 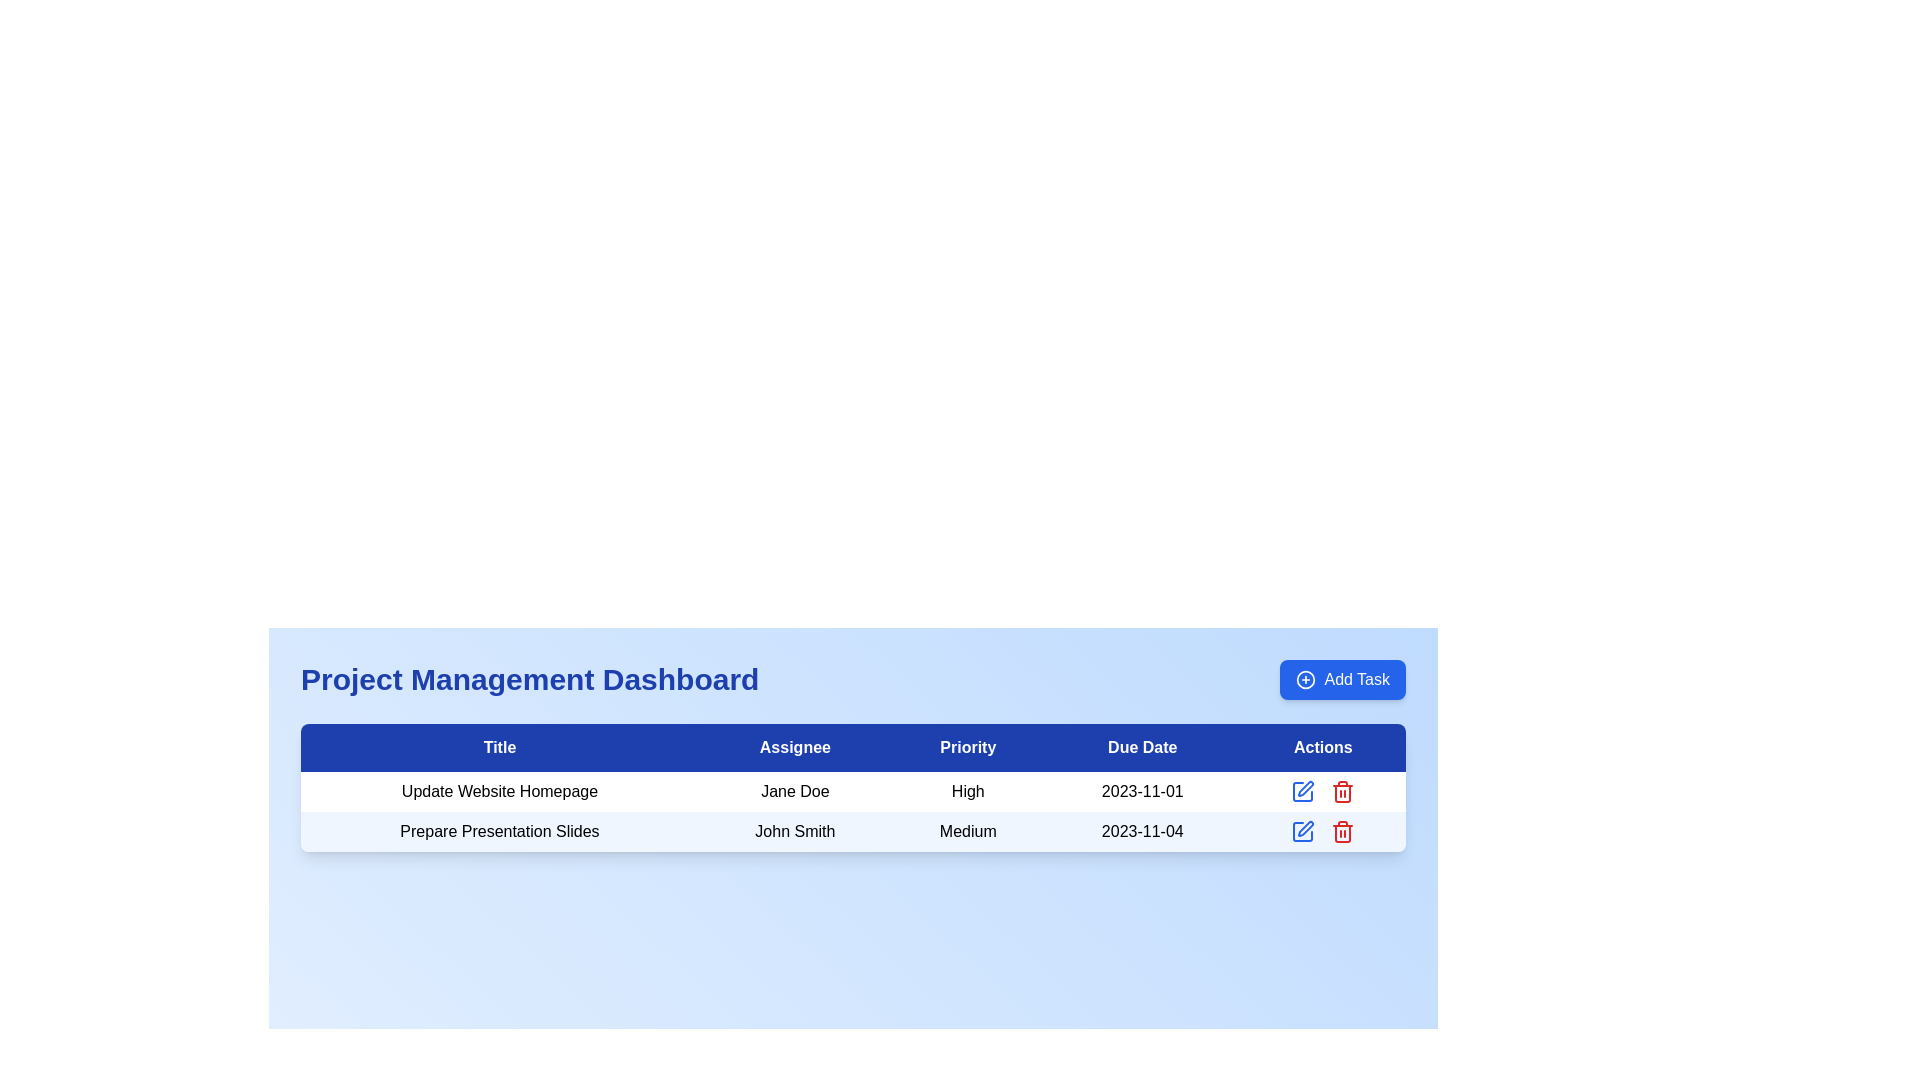 What do you see at coordinates (1306, 788) in the screenshot?
I see `the blue pen icon button in the 'Actions' column of the second row to initiate editing of the task titled 'Prepare Presentation Slides'` at bounding box center [1306, 788].